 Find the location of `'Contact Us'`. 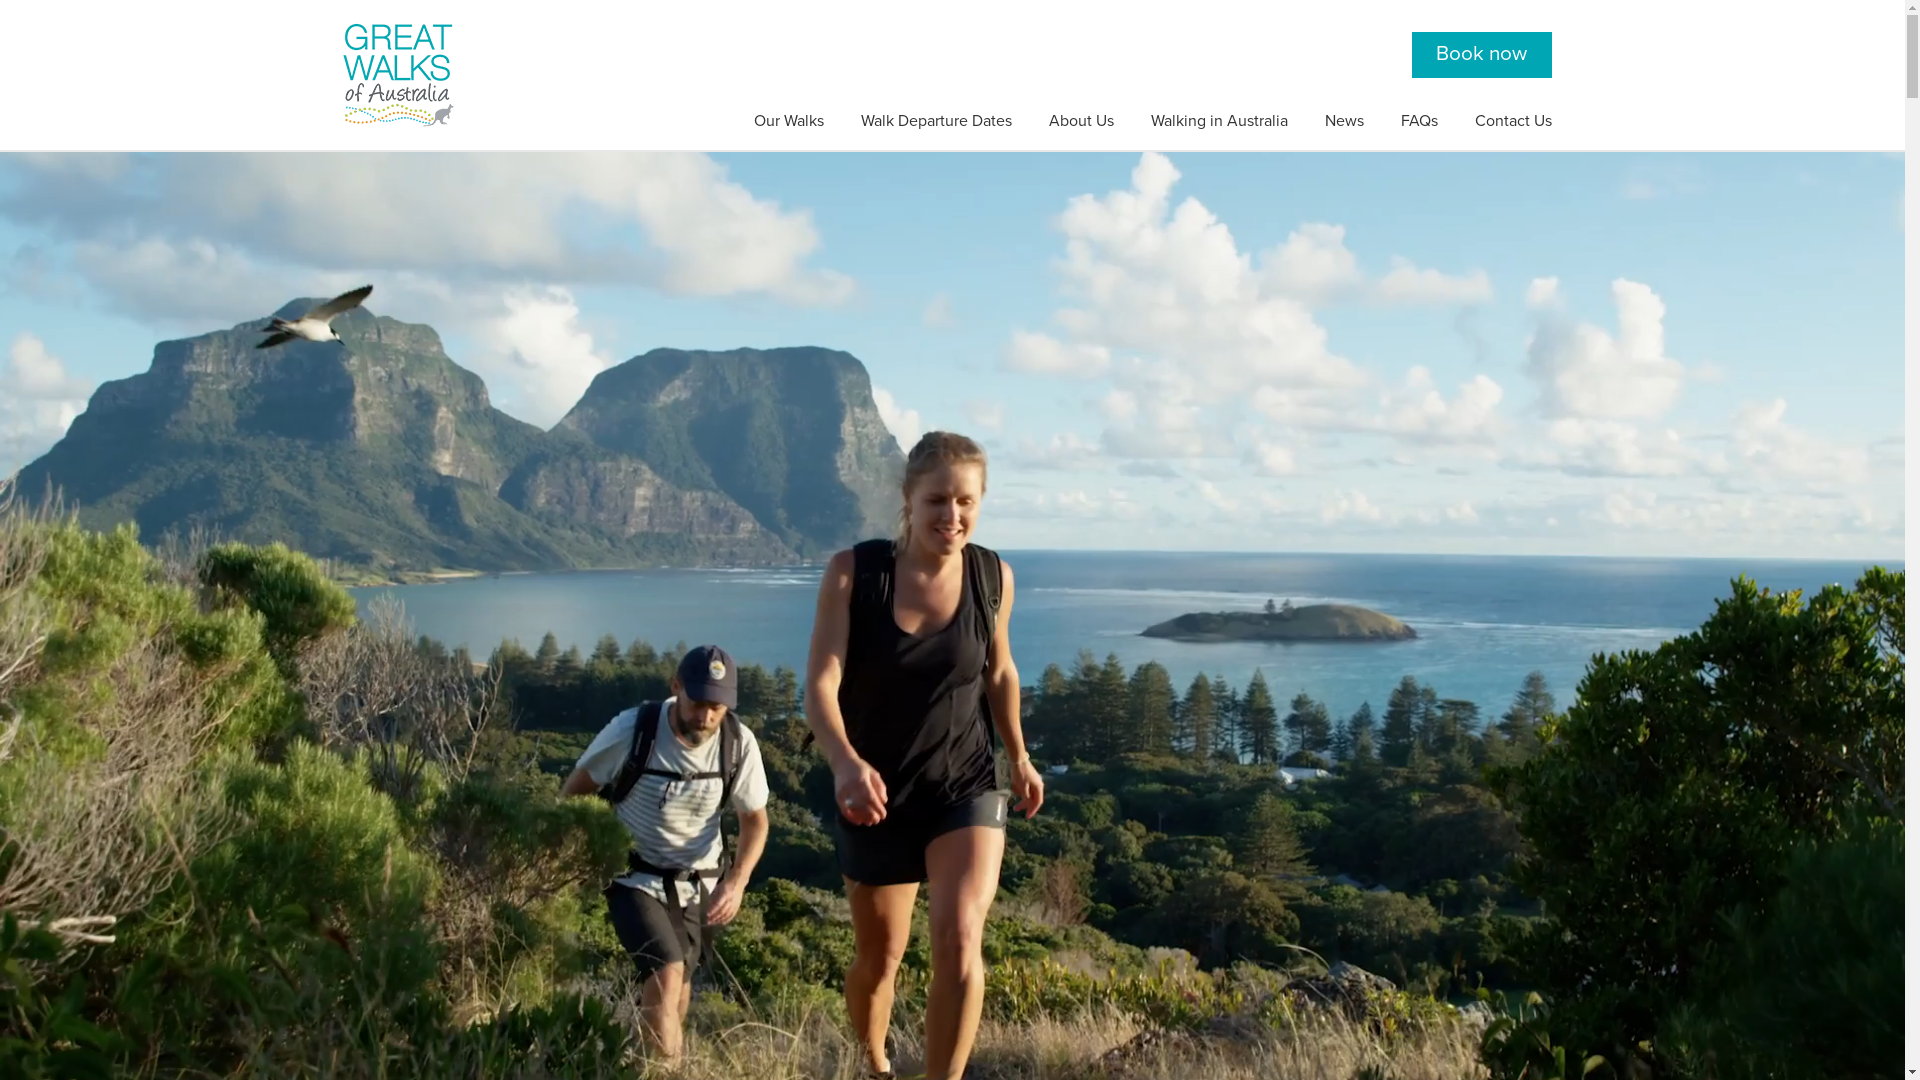

'Contact Us' is located at coordinates (1512, 122).